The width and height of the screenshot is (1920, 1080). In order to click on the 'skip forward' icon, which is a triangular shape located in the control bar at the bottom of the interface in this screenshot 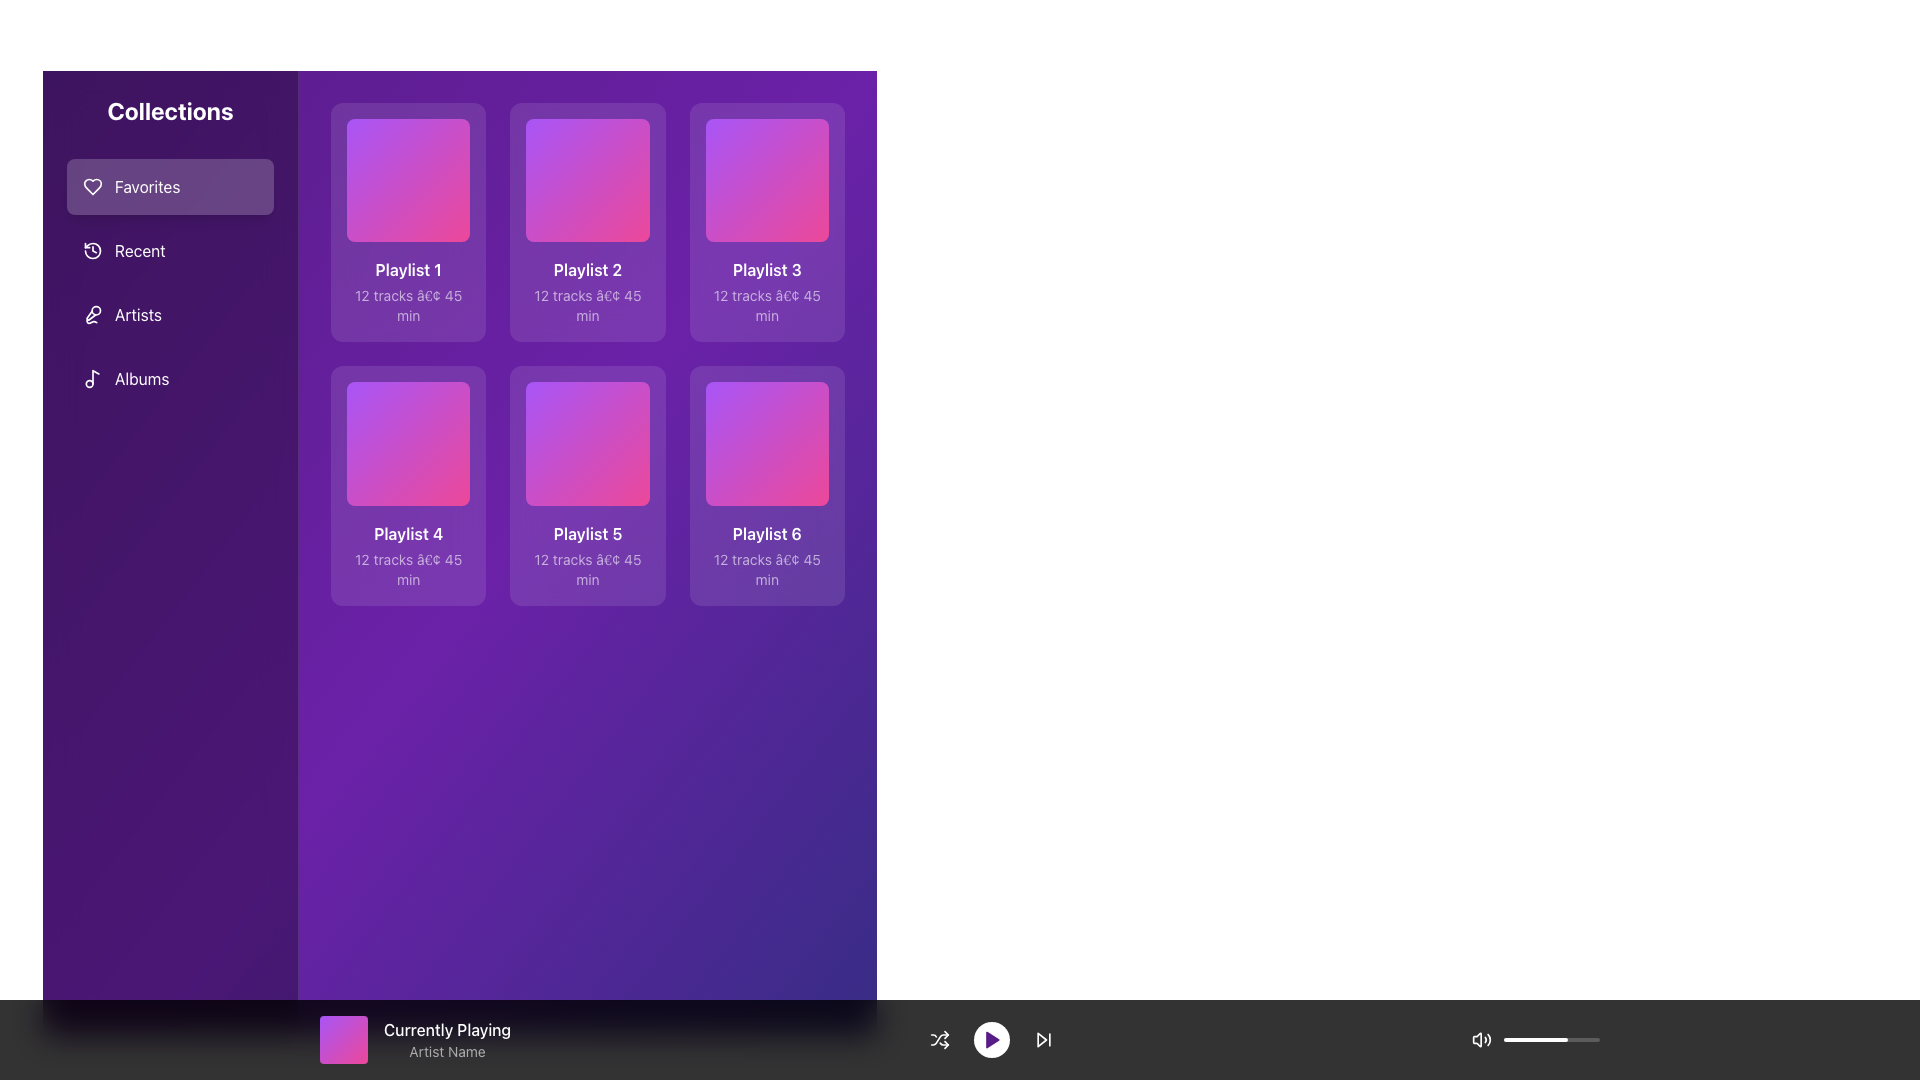, I will do `click(1040, 1039)`.